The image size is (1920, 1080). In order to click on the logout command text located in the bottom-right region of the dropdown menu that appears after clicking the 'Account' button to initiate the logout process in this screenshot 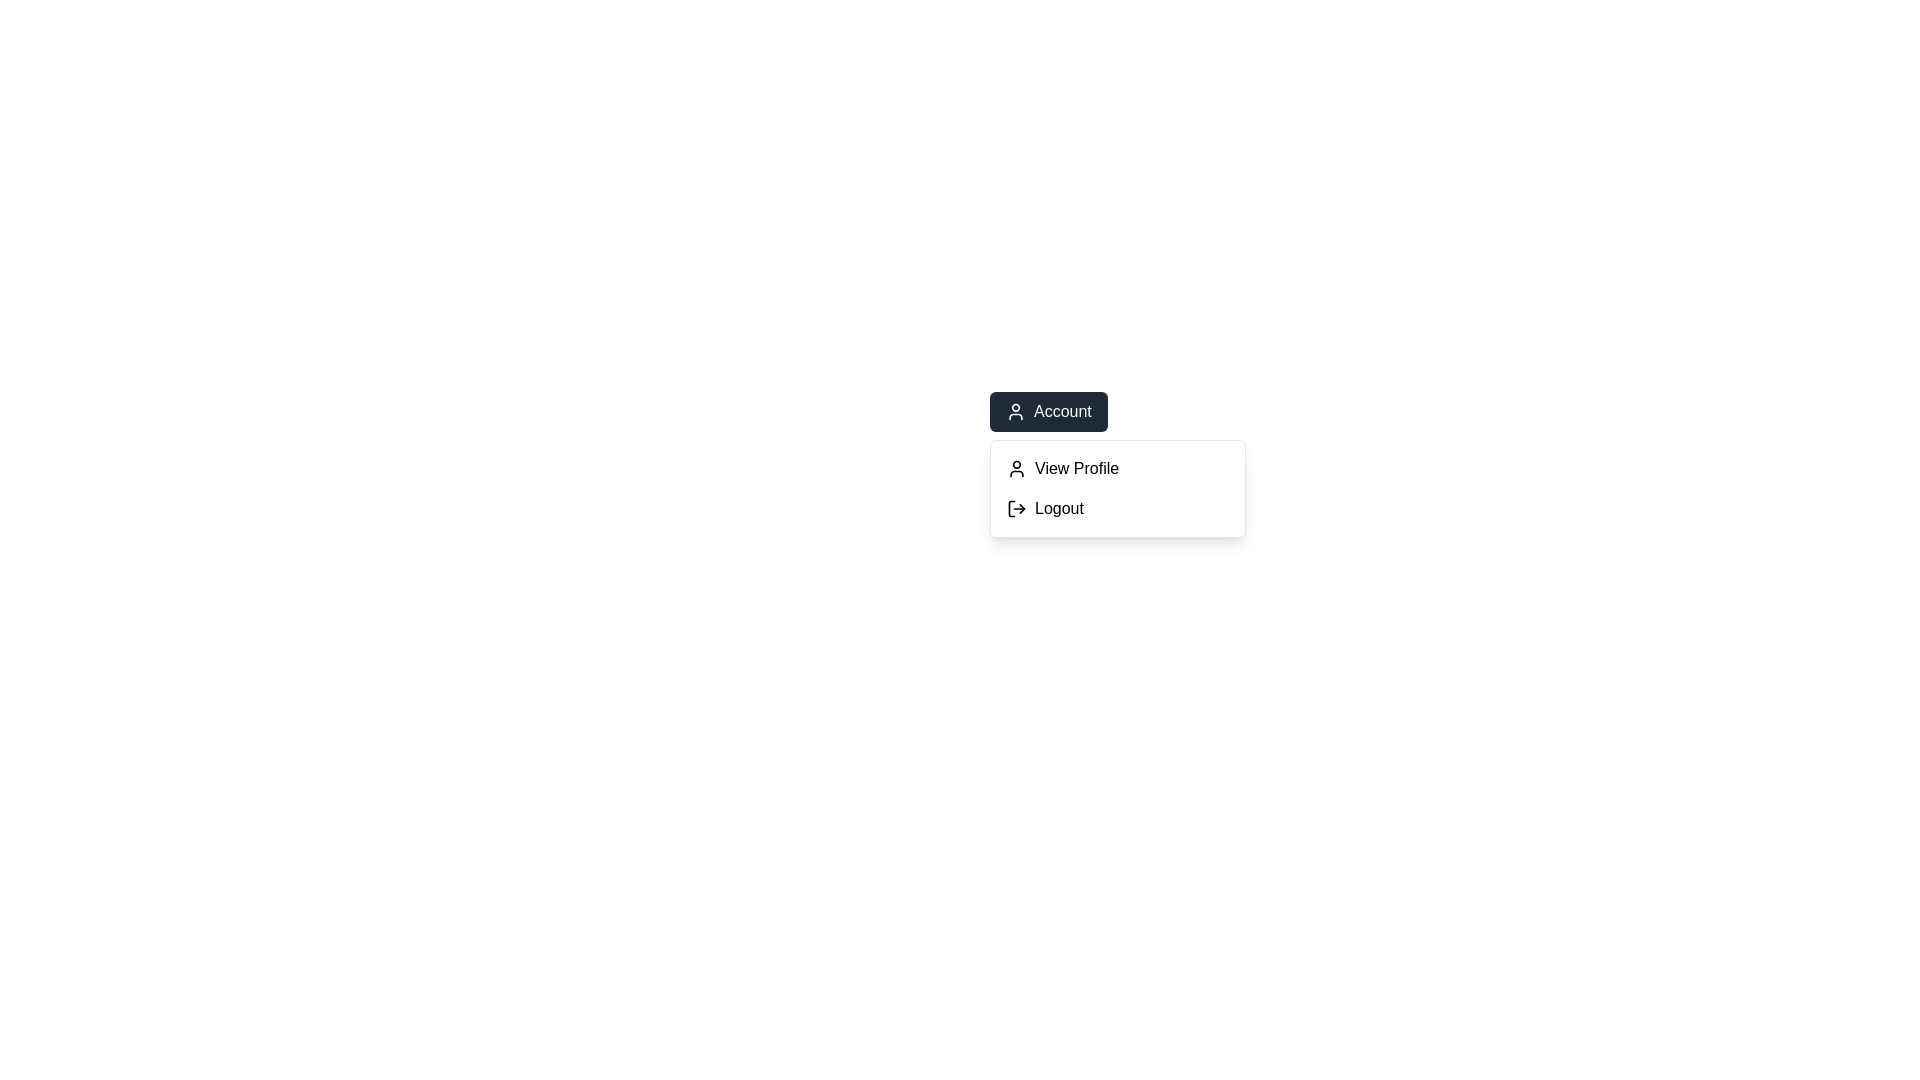, I will do `click(1058, 508)`.